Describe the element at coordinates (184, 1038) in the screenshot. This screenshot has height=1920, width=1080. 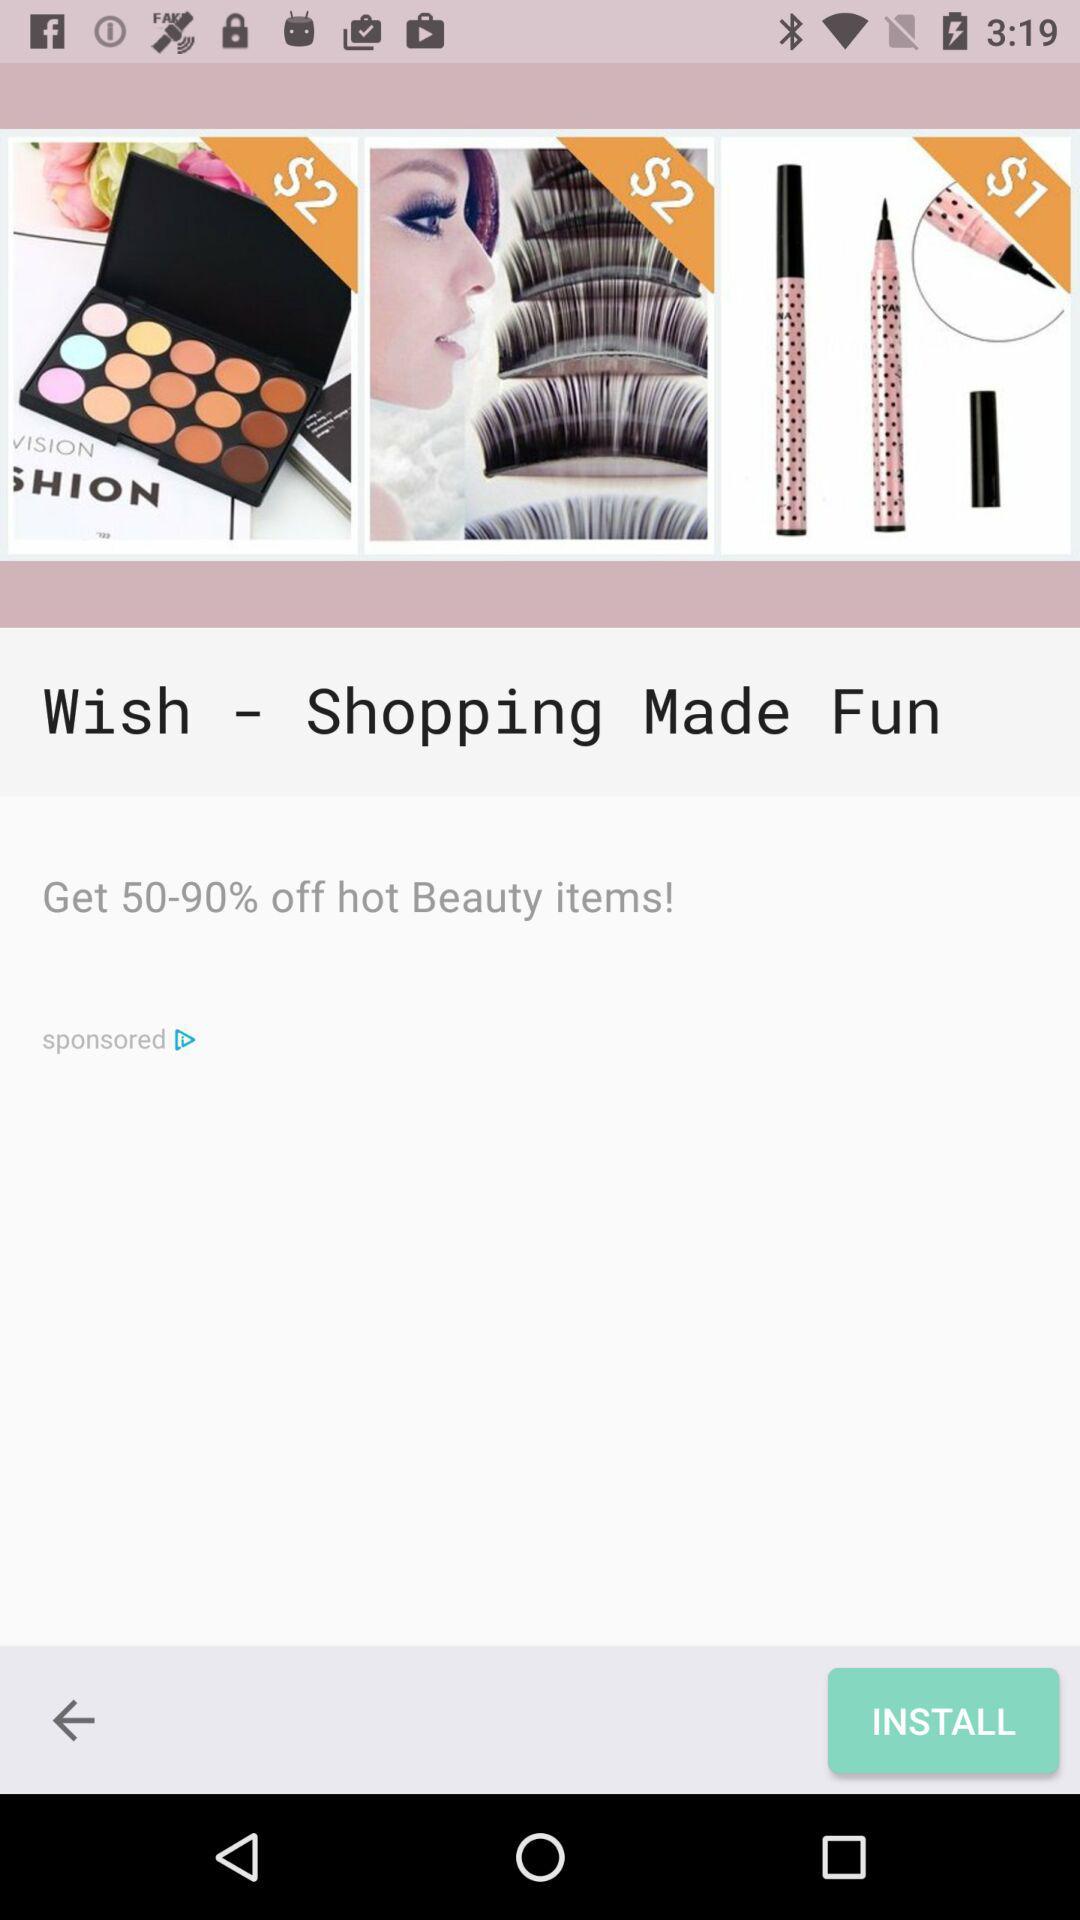
I see `the icon below the get 50 90` at that location.